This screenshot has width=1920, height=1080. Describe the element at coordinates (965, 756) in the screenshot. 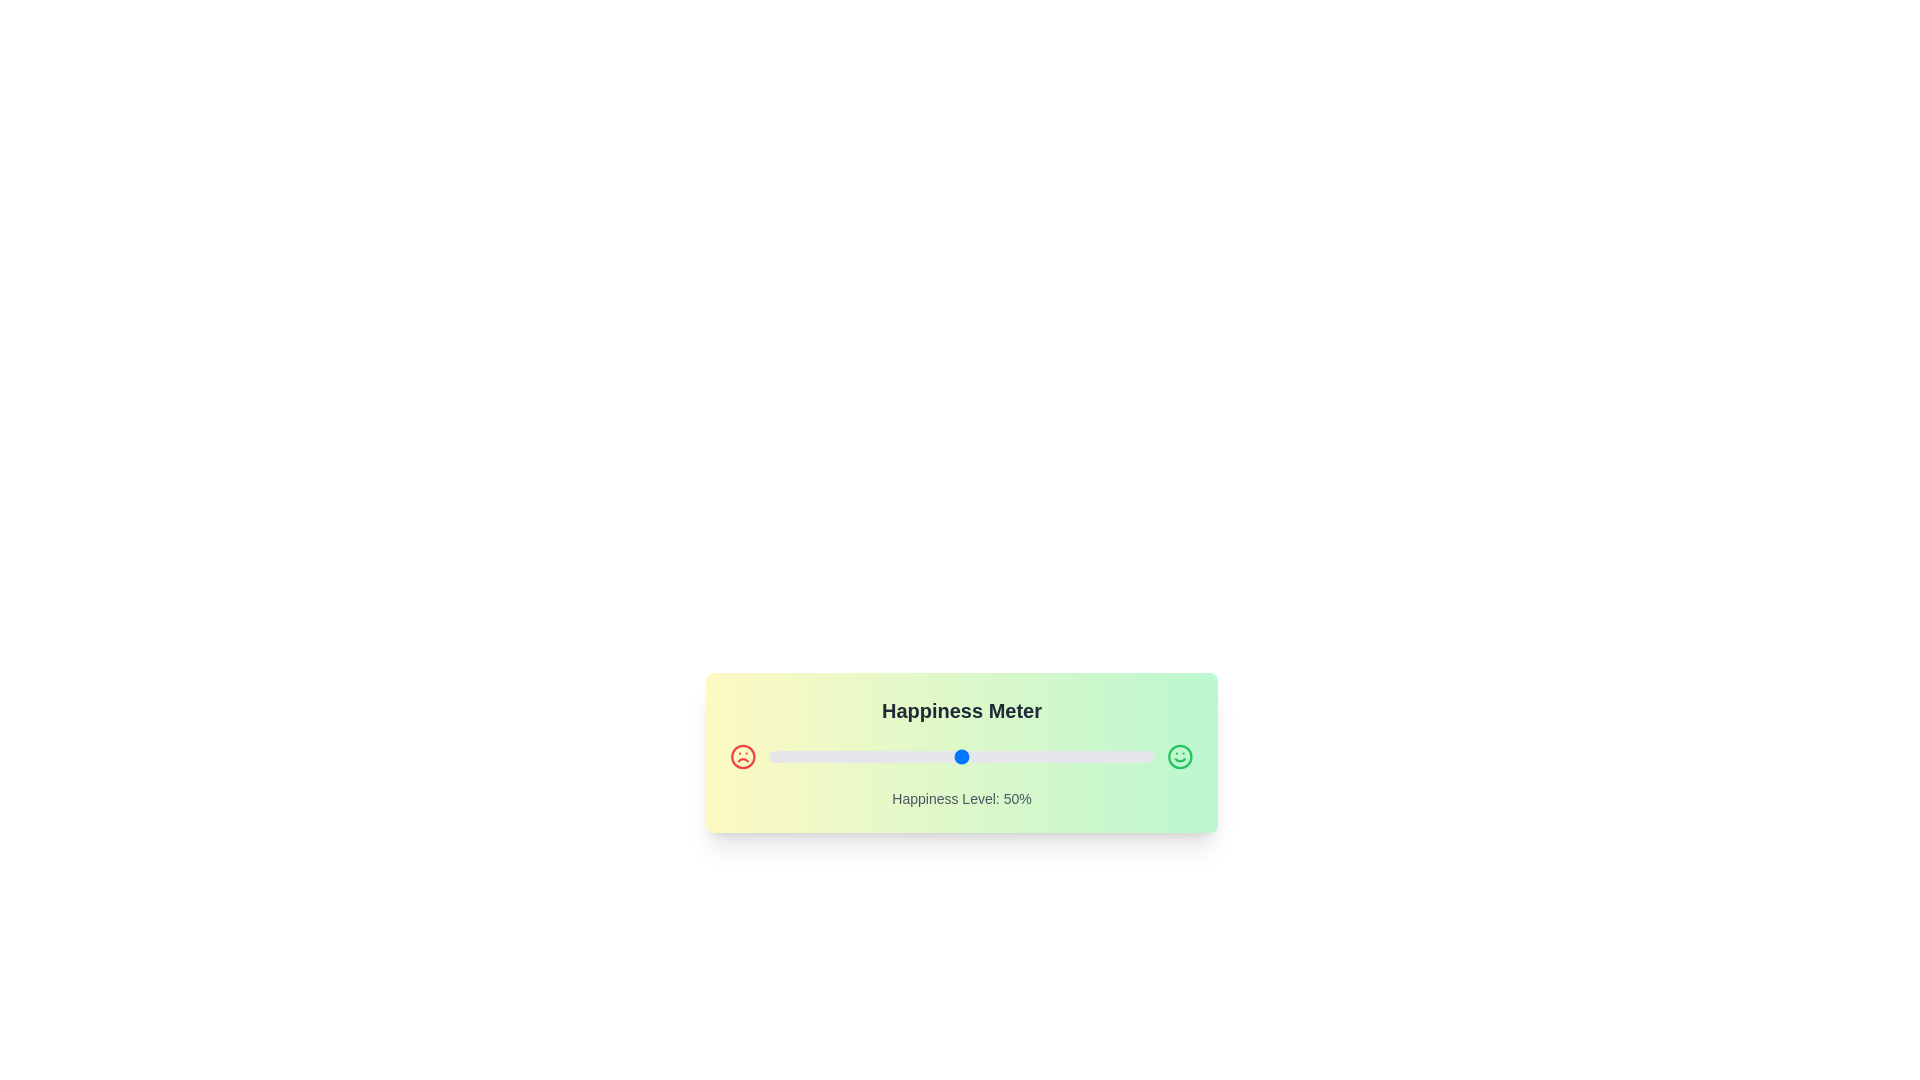

I see `the slider to set the happiness level to 51%` at that location.